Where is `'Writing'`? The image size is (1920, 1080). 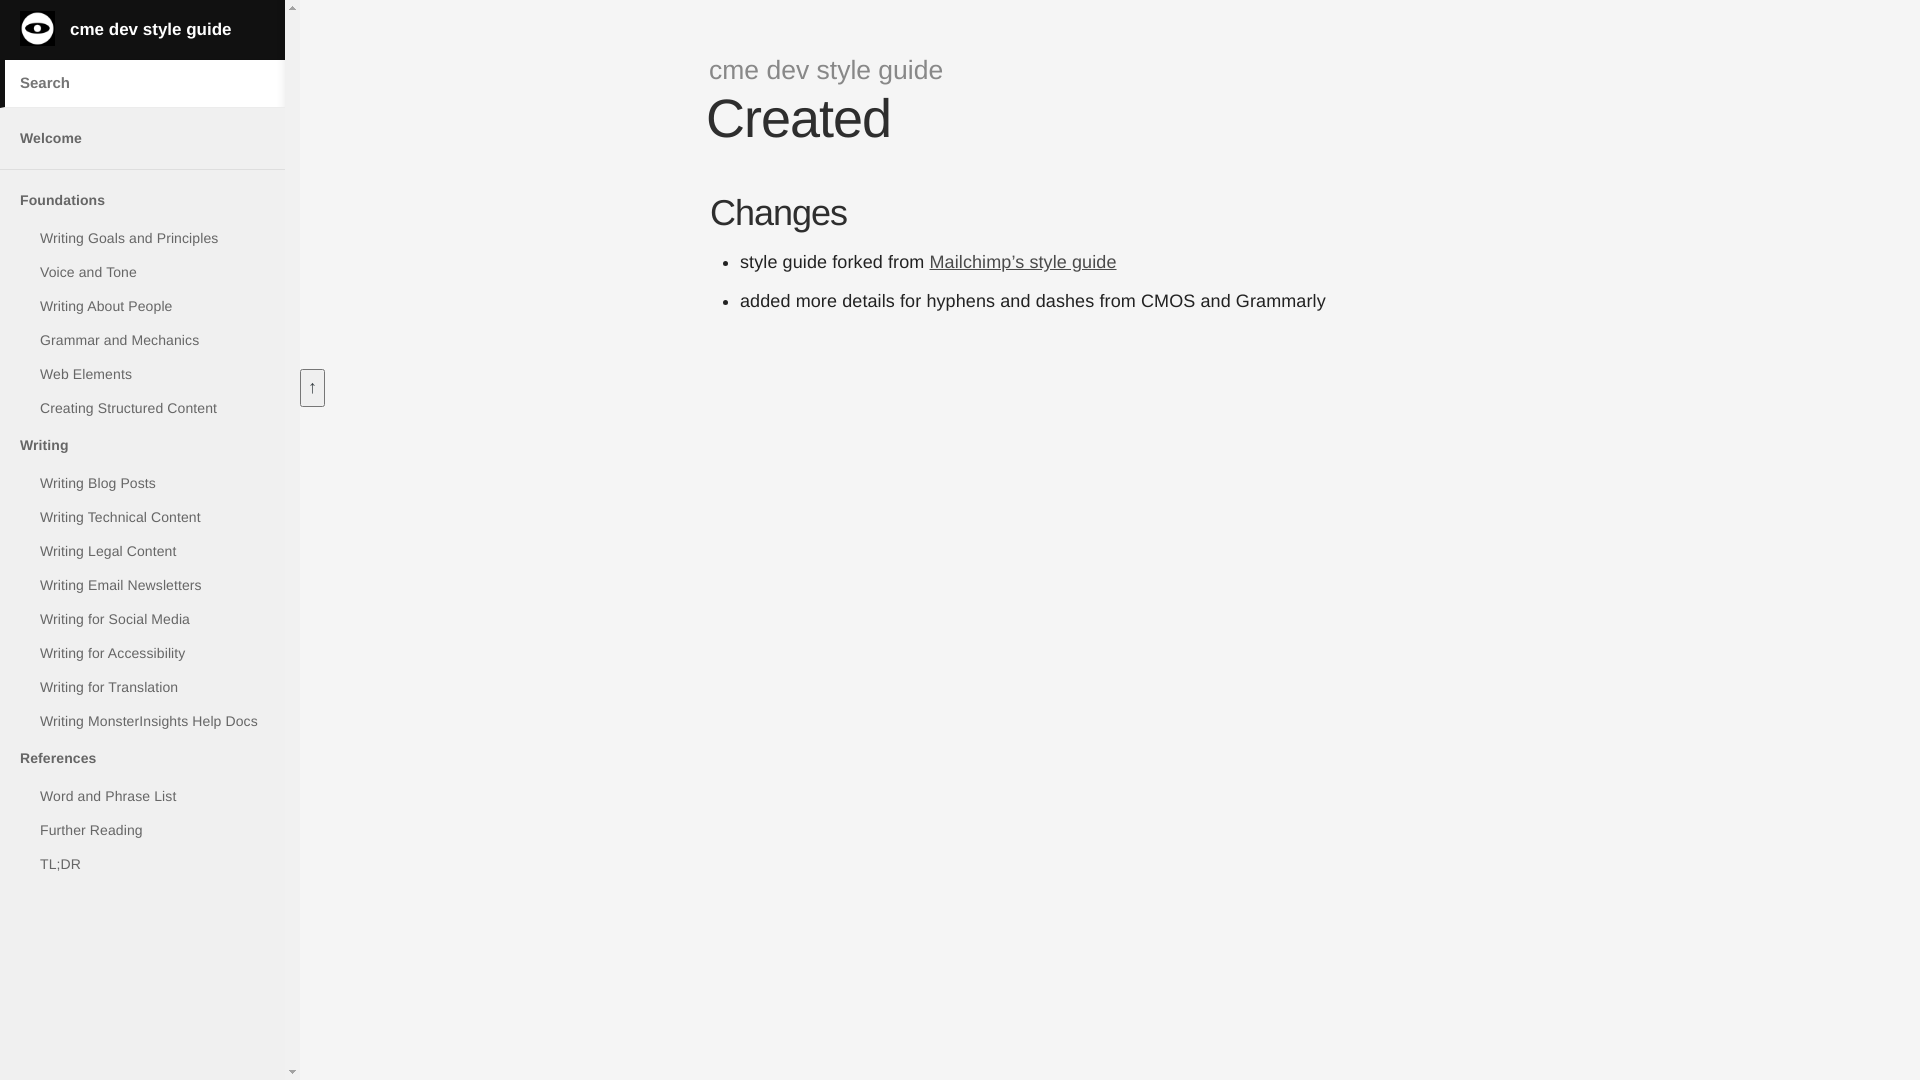 'Writing' is located at coordinates (141, 444).